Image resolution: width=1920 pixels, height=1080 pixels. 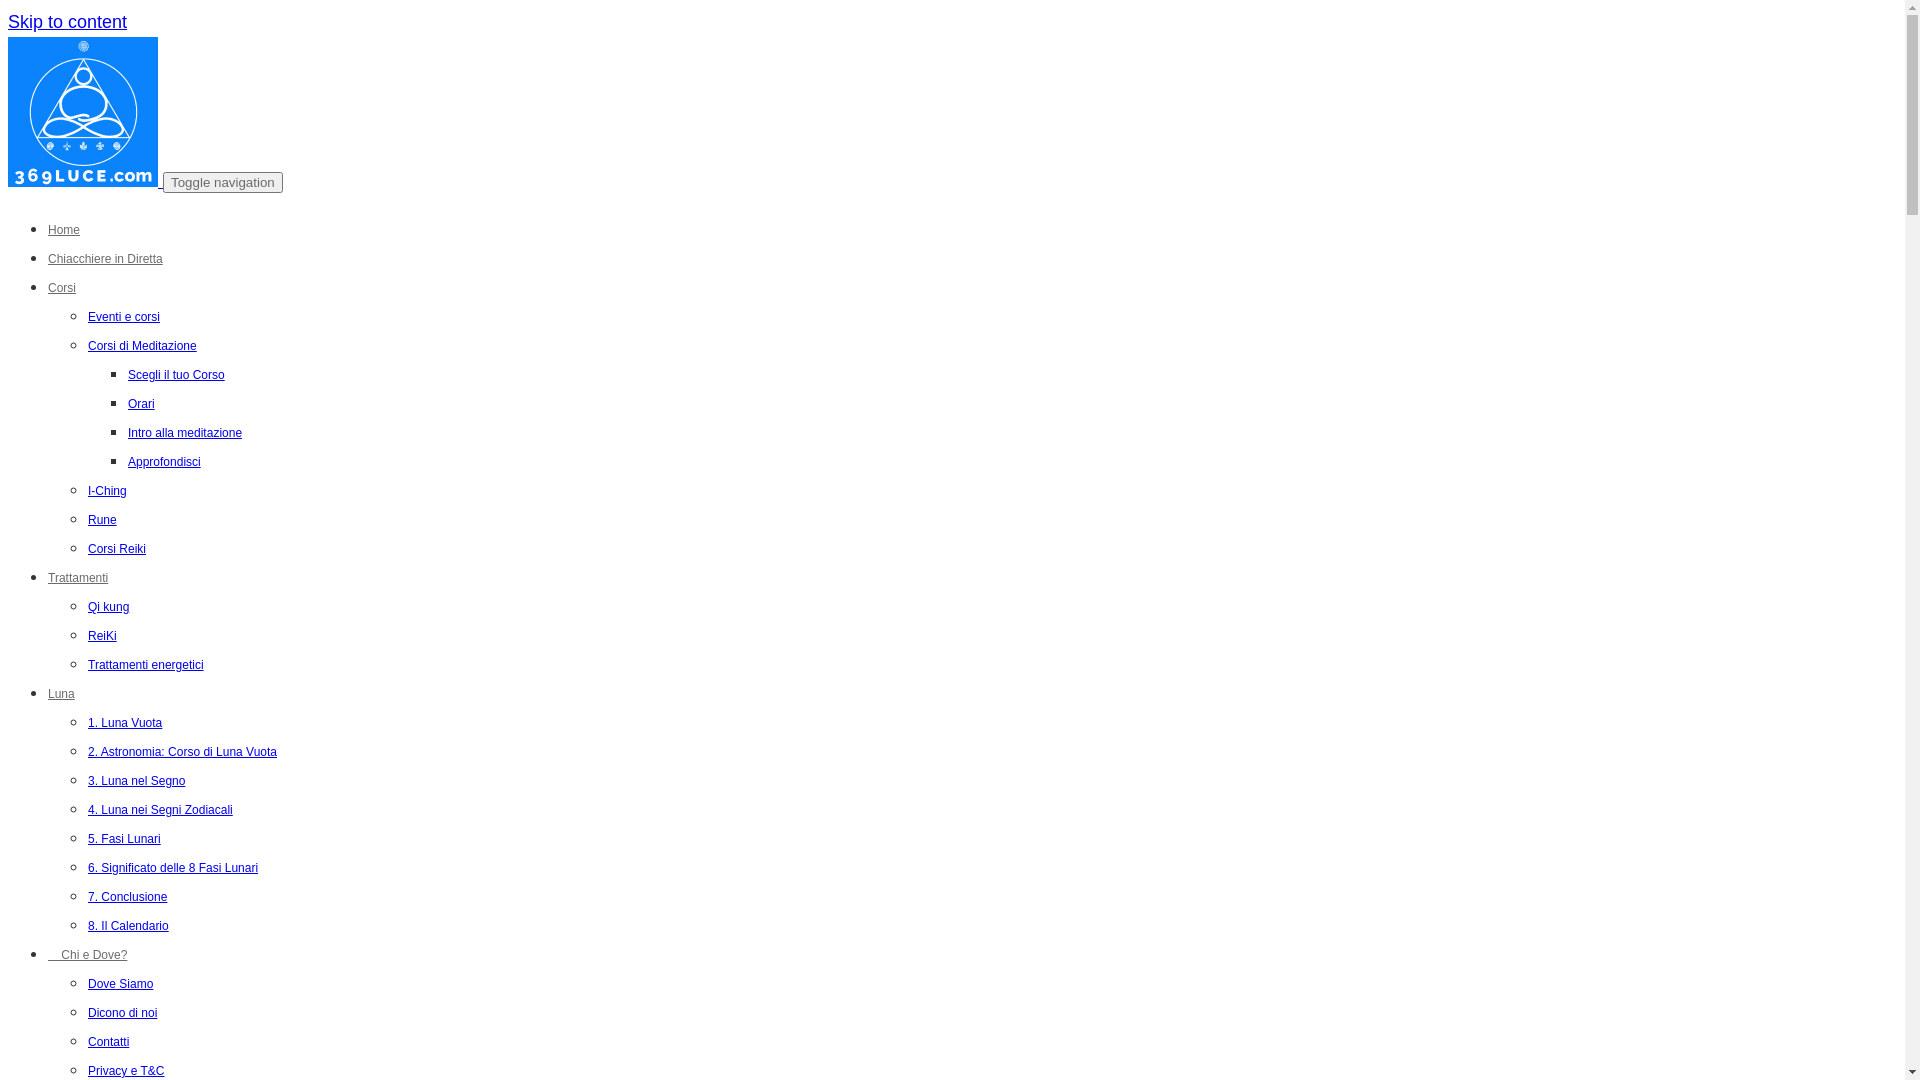 I want to click on 'Contatti', so click(x=107, y=1040).